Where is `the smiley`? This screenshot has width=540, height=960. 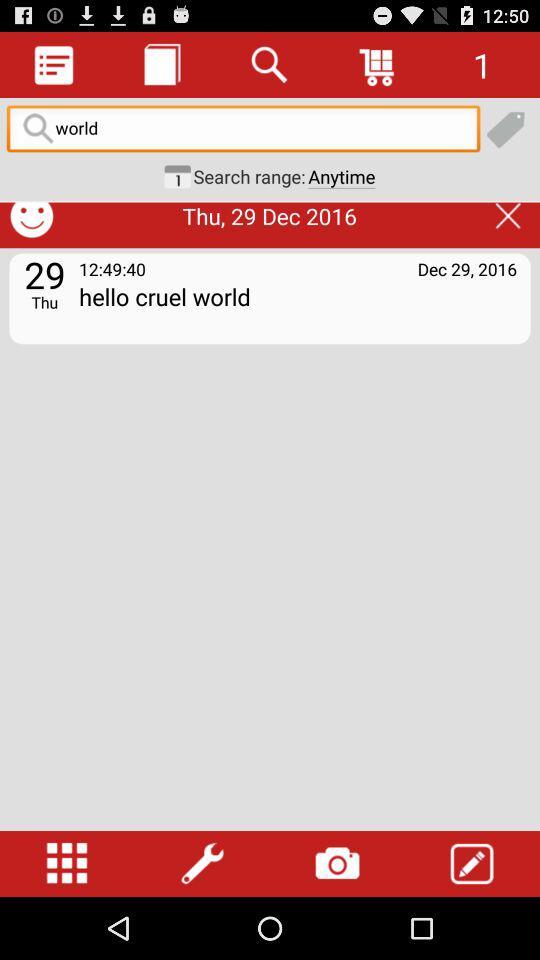 the smiley is located at coordinates (31, 216).